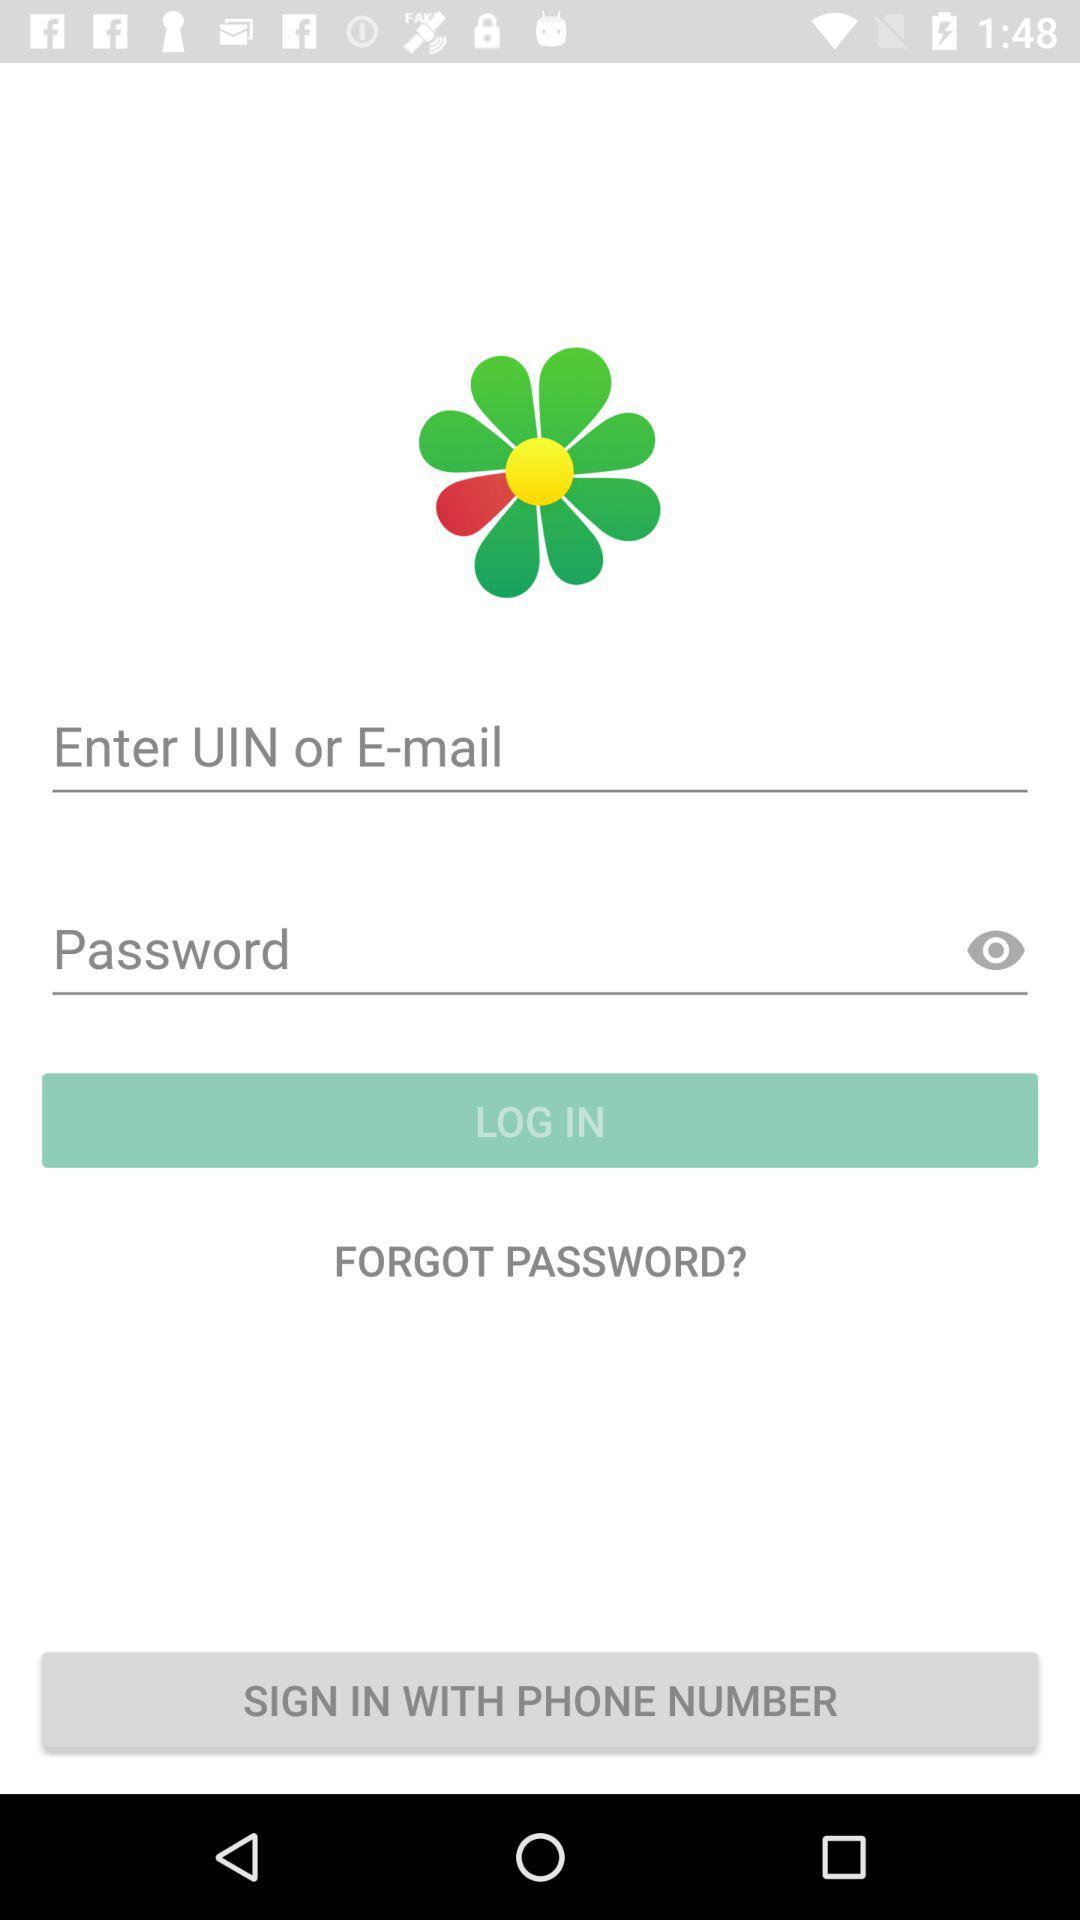 This screenshot has width=1080, height=1920. I want to click on the icon above sign in with item, so click(540, 1258).